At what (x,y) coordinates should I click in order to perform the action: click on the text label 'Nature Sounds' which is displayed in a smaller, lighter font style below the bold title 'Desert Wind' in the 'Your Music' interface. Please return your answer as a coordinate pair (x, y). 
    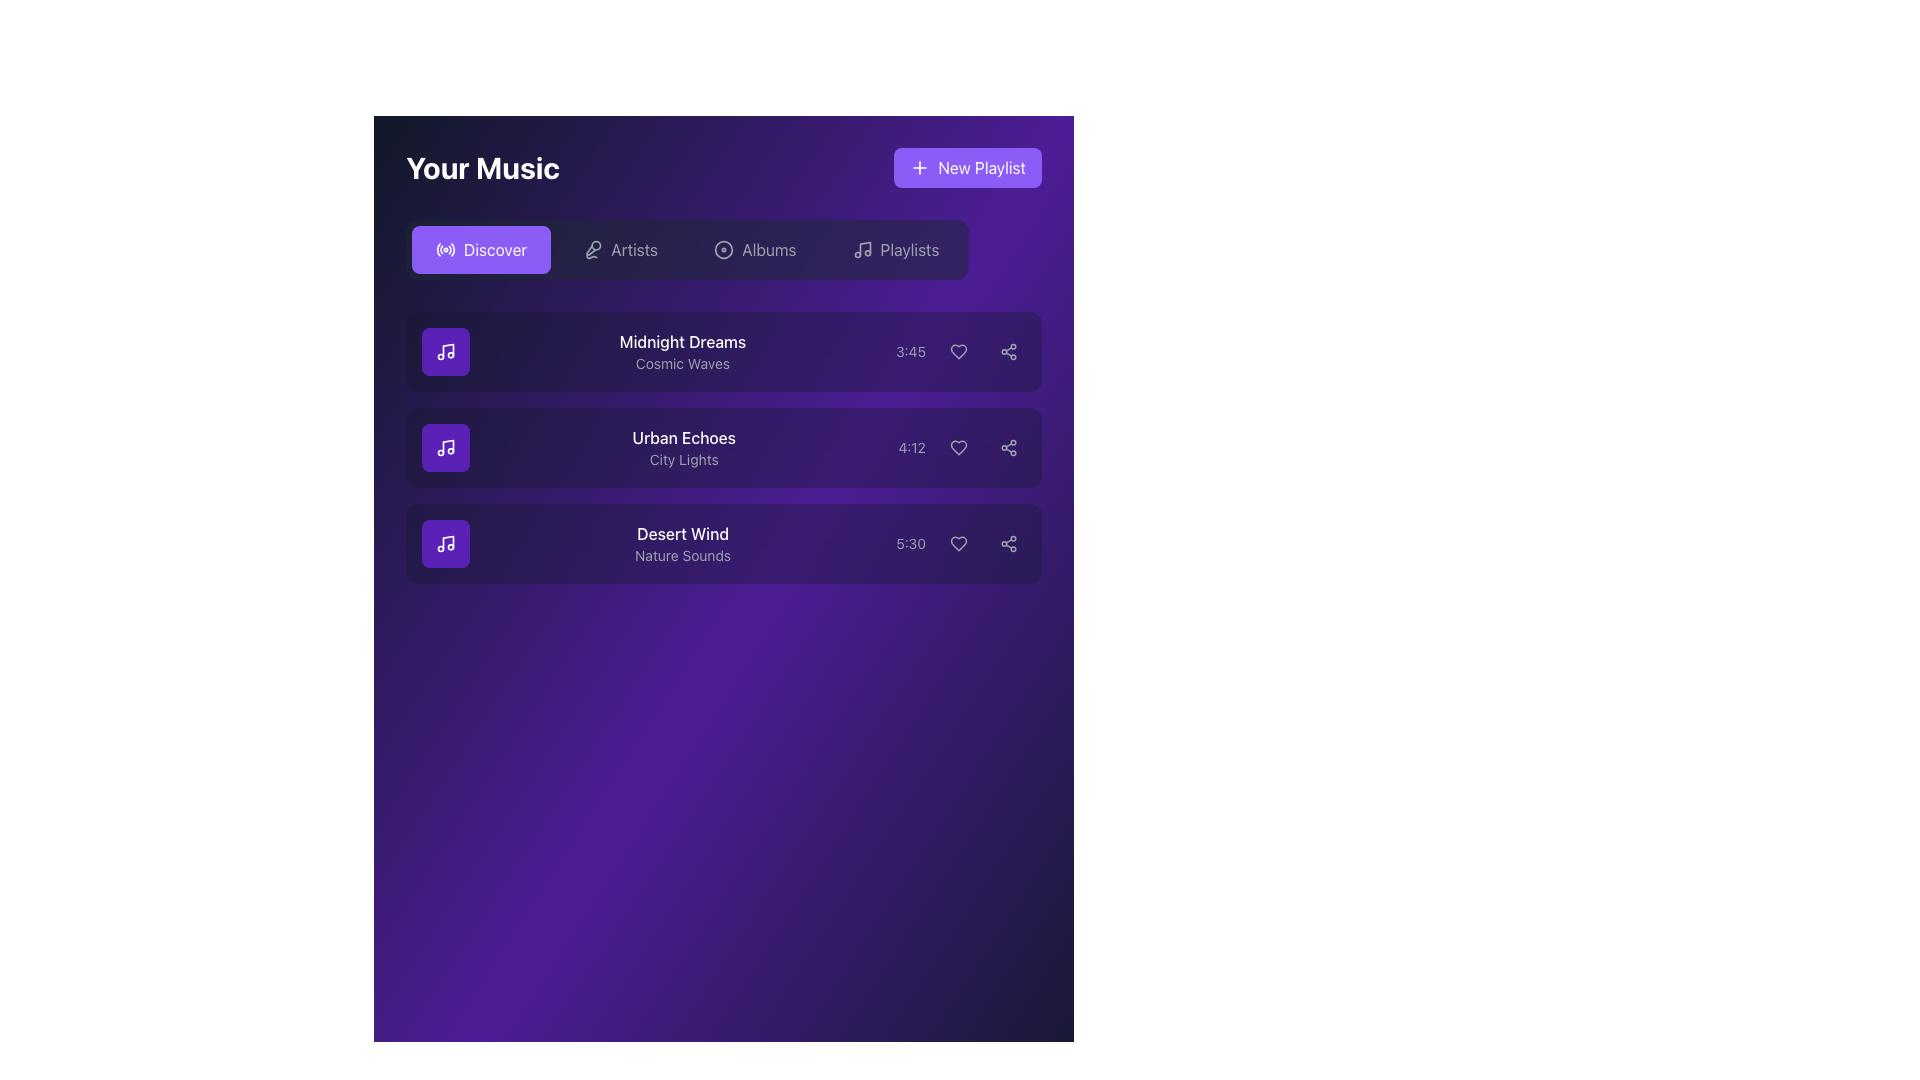
    Looking at the image, I should click on (683, 555).